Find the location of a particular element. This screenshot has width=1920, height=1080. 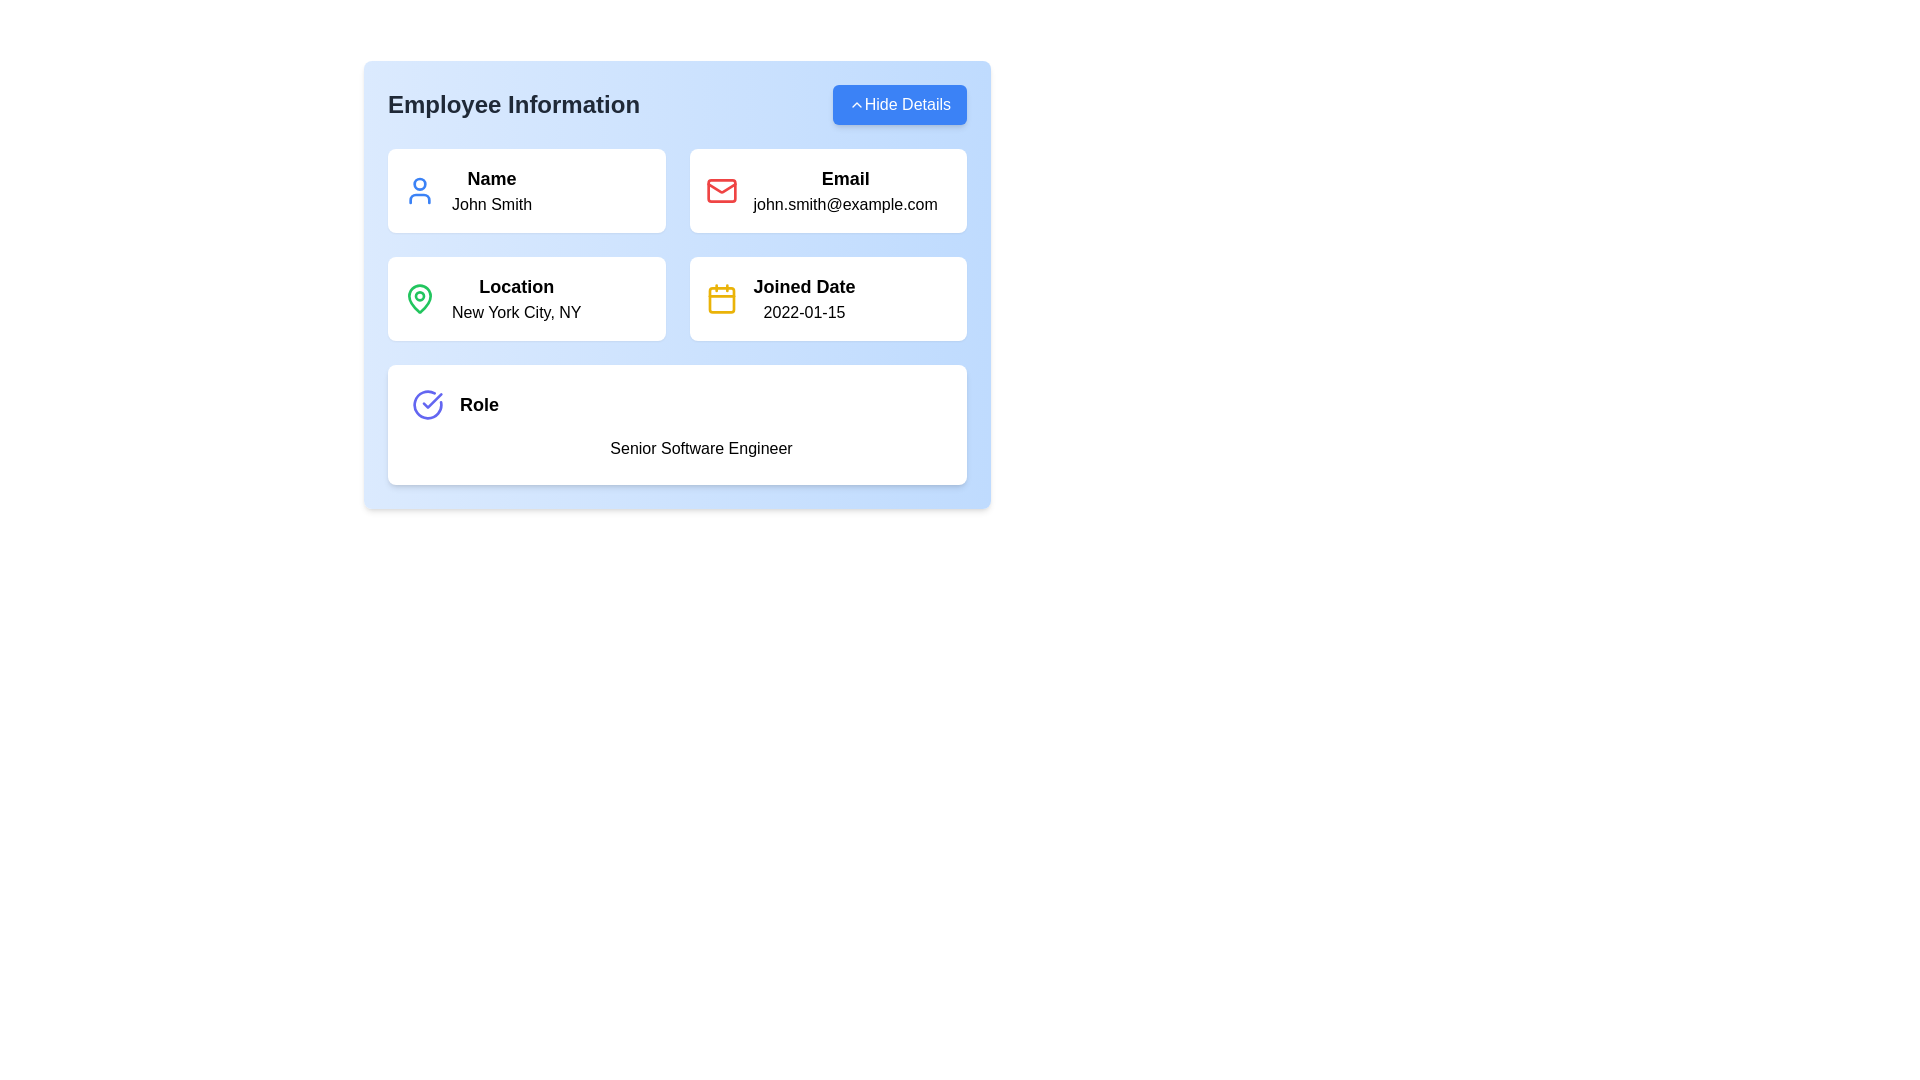

the static text element labeled 'Role', which is positioned to the right of a checked circle icon, serving as a descriptive label is located at coordinates (478, 405).